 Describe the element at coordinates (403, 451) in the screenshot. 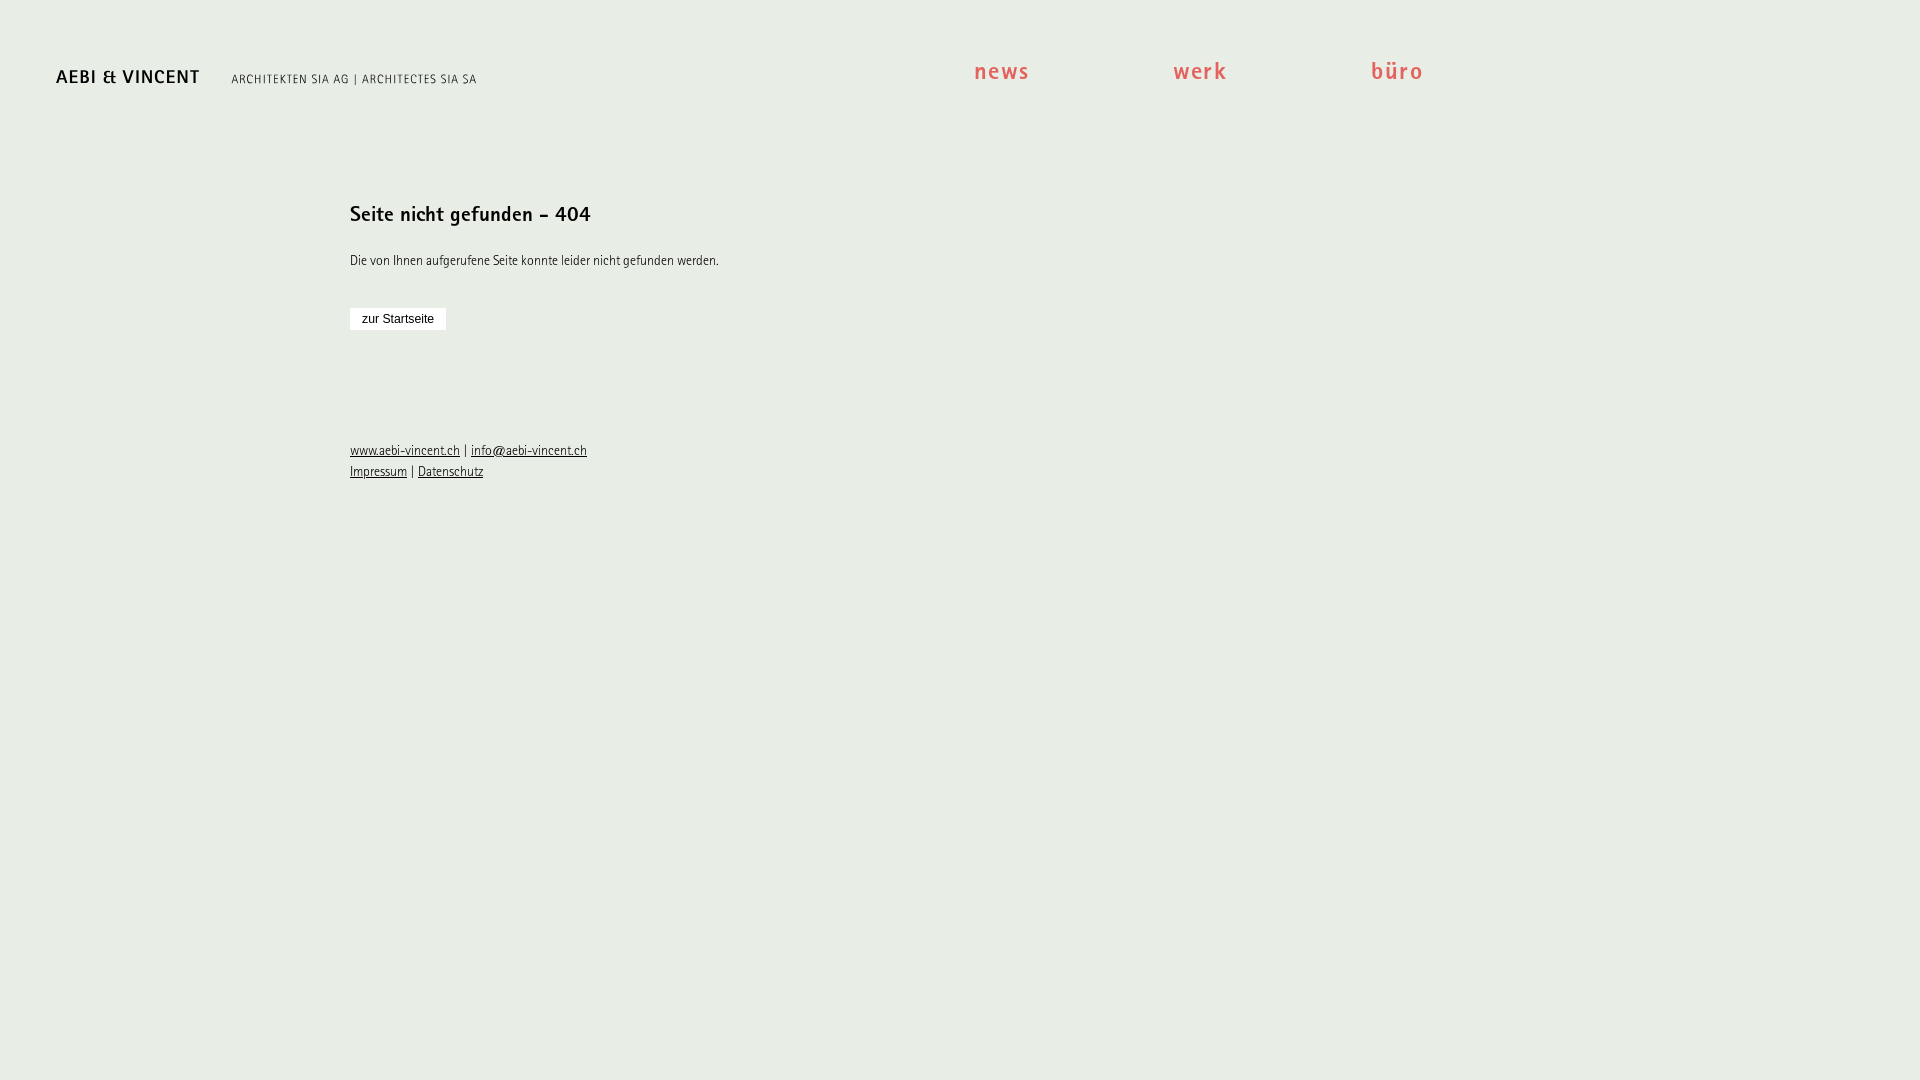

I see `'www.aebi-vincent.ch'` at that location.